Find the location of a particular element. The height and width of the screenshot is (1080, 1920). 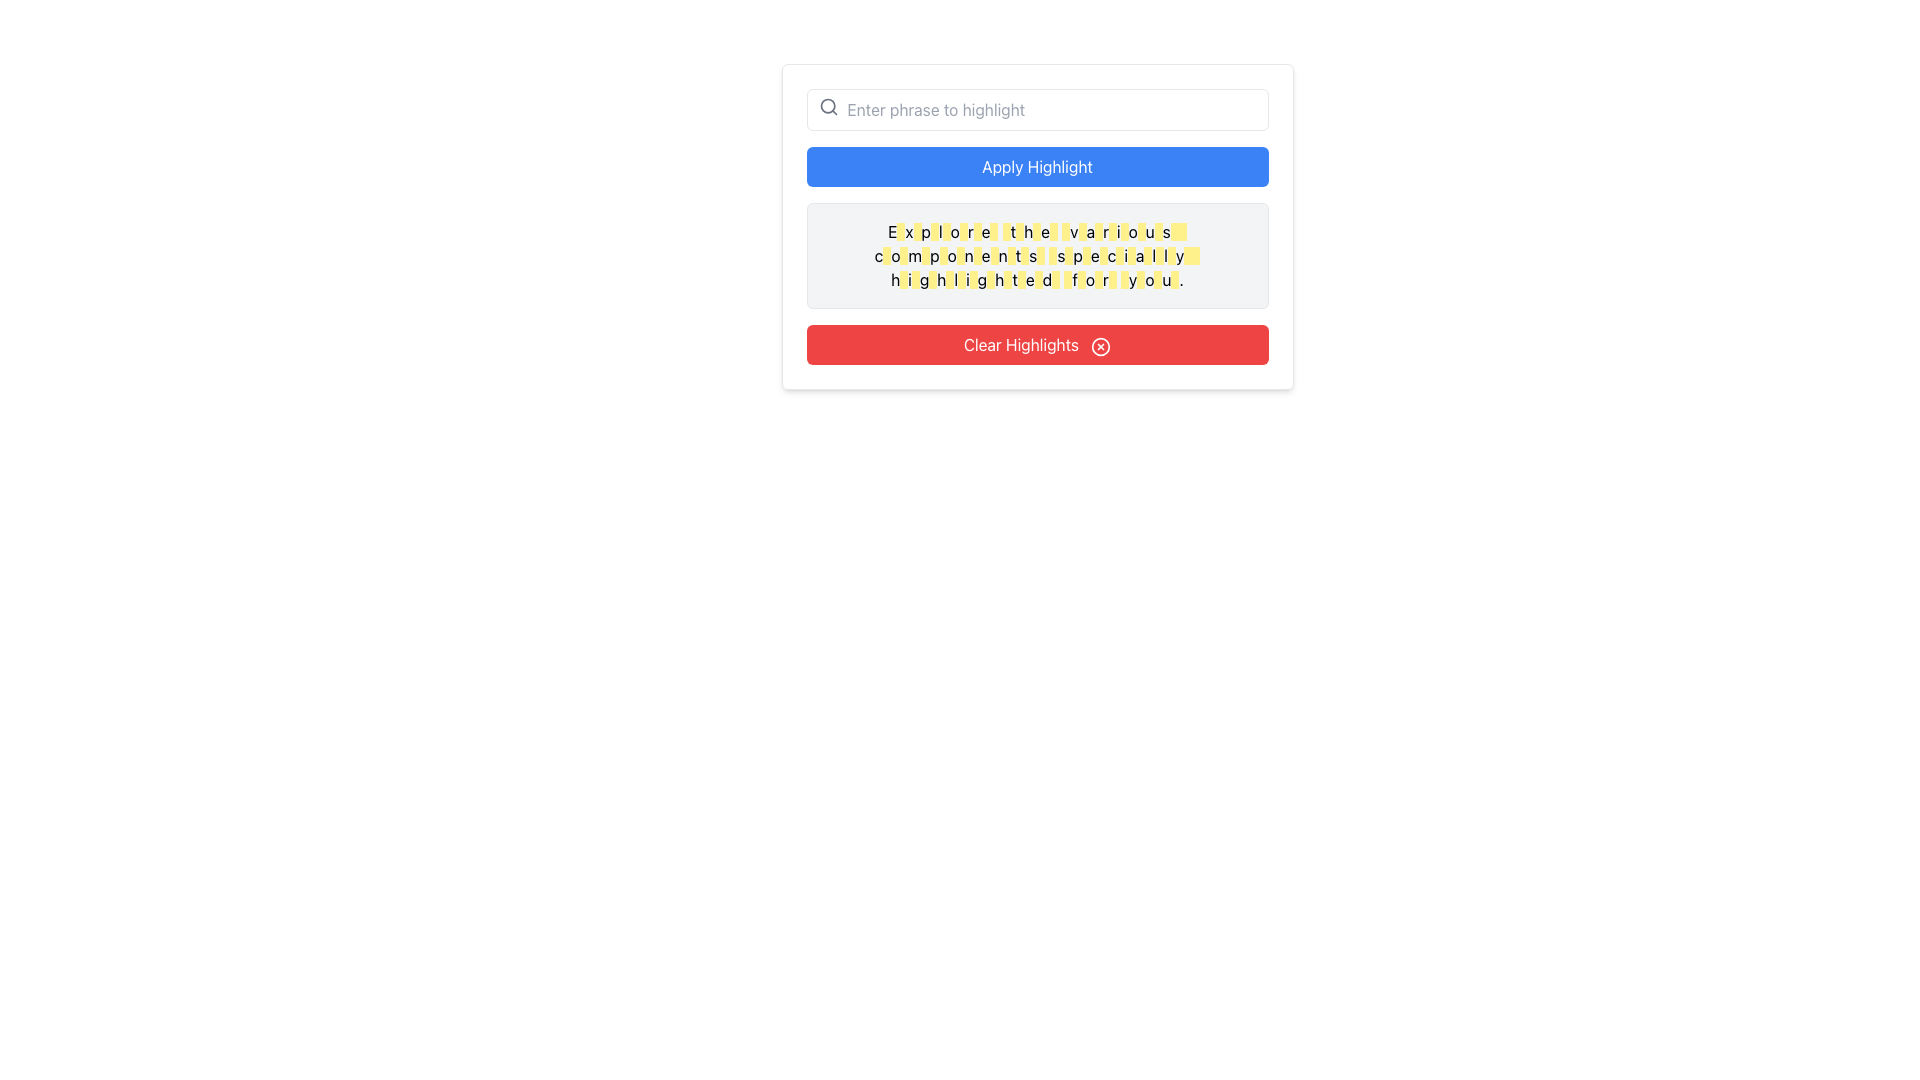

the 30th Static highlight block element, which visually highlights a section of text and is located under the text 'Explore the various components specially highlighted for you.' is located at coordinates (903, 280).